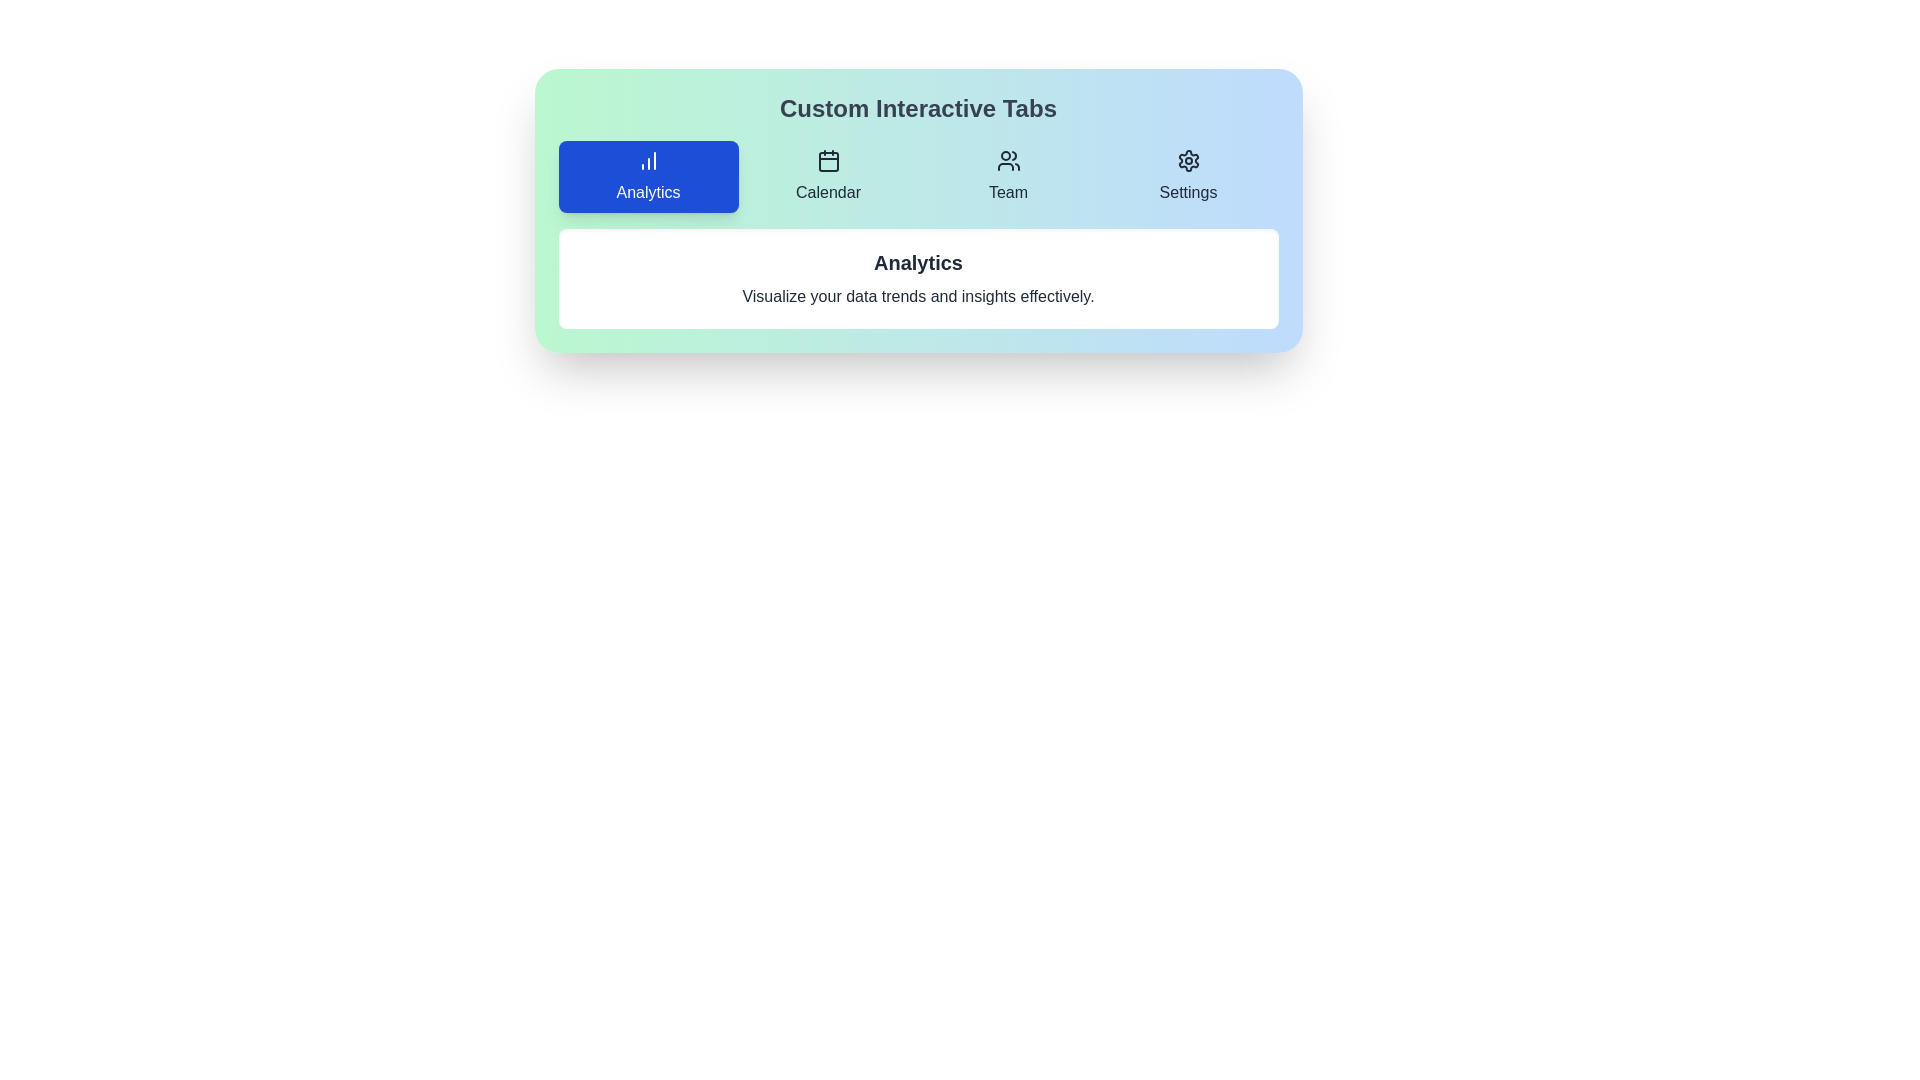 This screenshot has width=1920, height=1080. Describe the element at coordinates (648, 160) in the screenshot. I see `the 'Analytics' tab icon, which visually represents data trends and insights analysis, located at the top-center of the tab above the label 'Analytics'` at that location.